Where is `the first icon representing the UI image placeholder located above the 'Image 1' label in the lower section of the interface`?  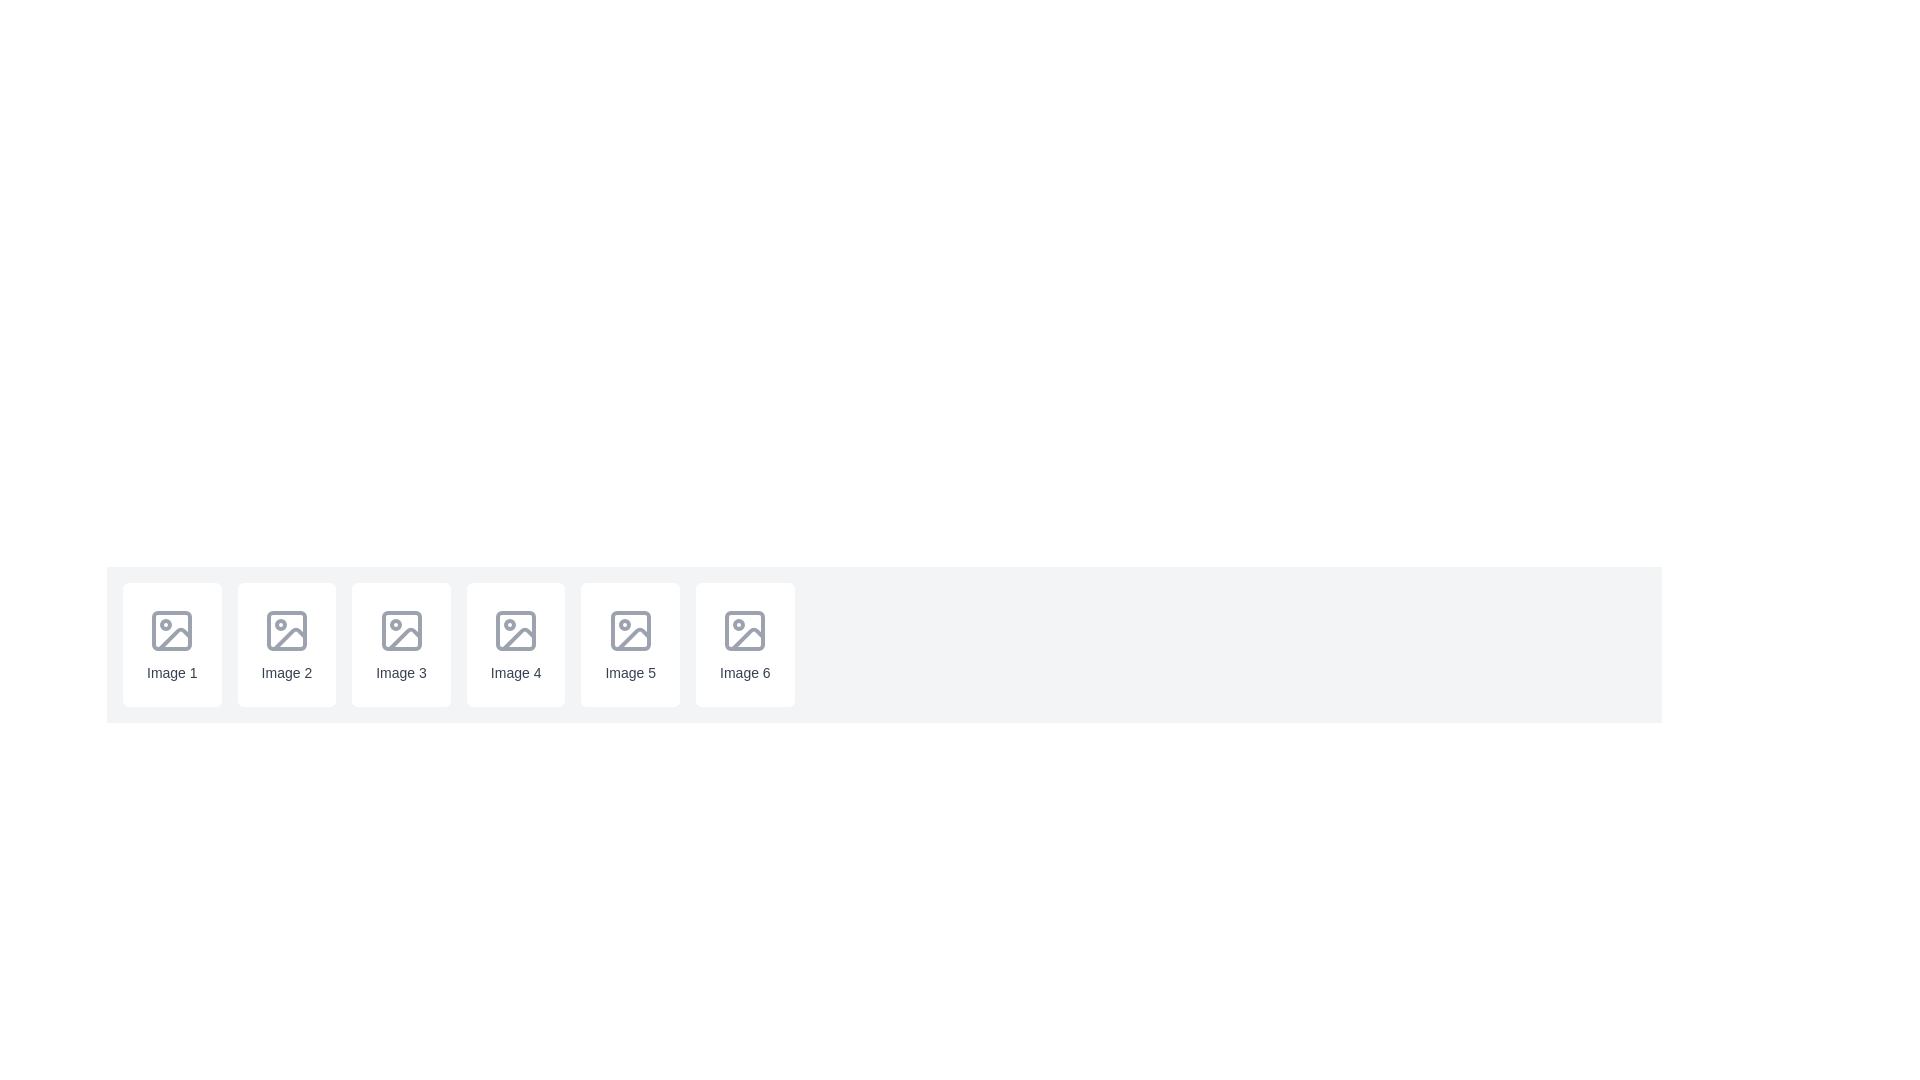 the first icon representing the UI image placeholder located above the 'Image 1' label in the lower section of the interface is located at coordinates (172, 631).